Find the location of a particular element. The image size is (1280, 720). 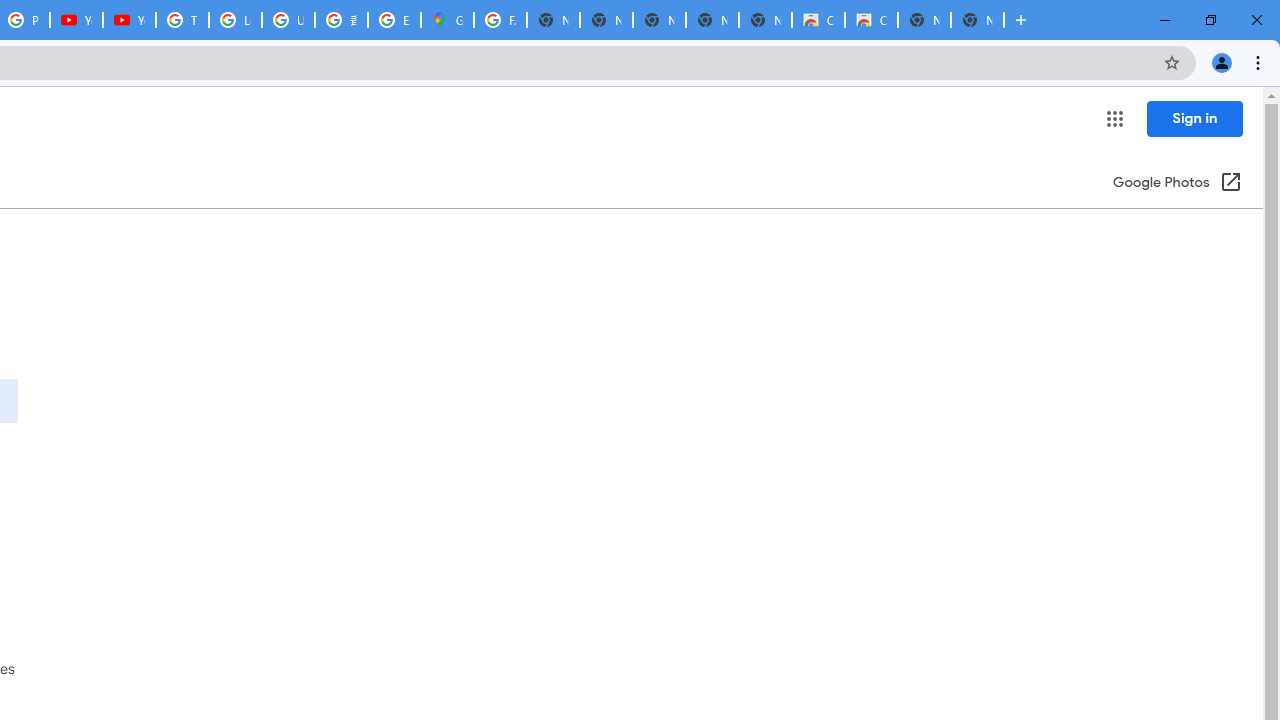

'Classic Blue - Chrome Web Store' is located at coordinates (818, 20).